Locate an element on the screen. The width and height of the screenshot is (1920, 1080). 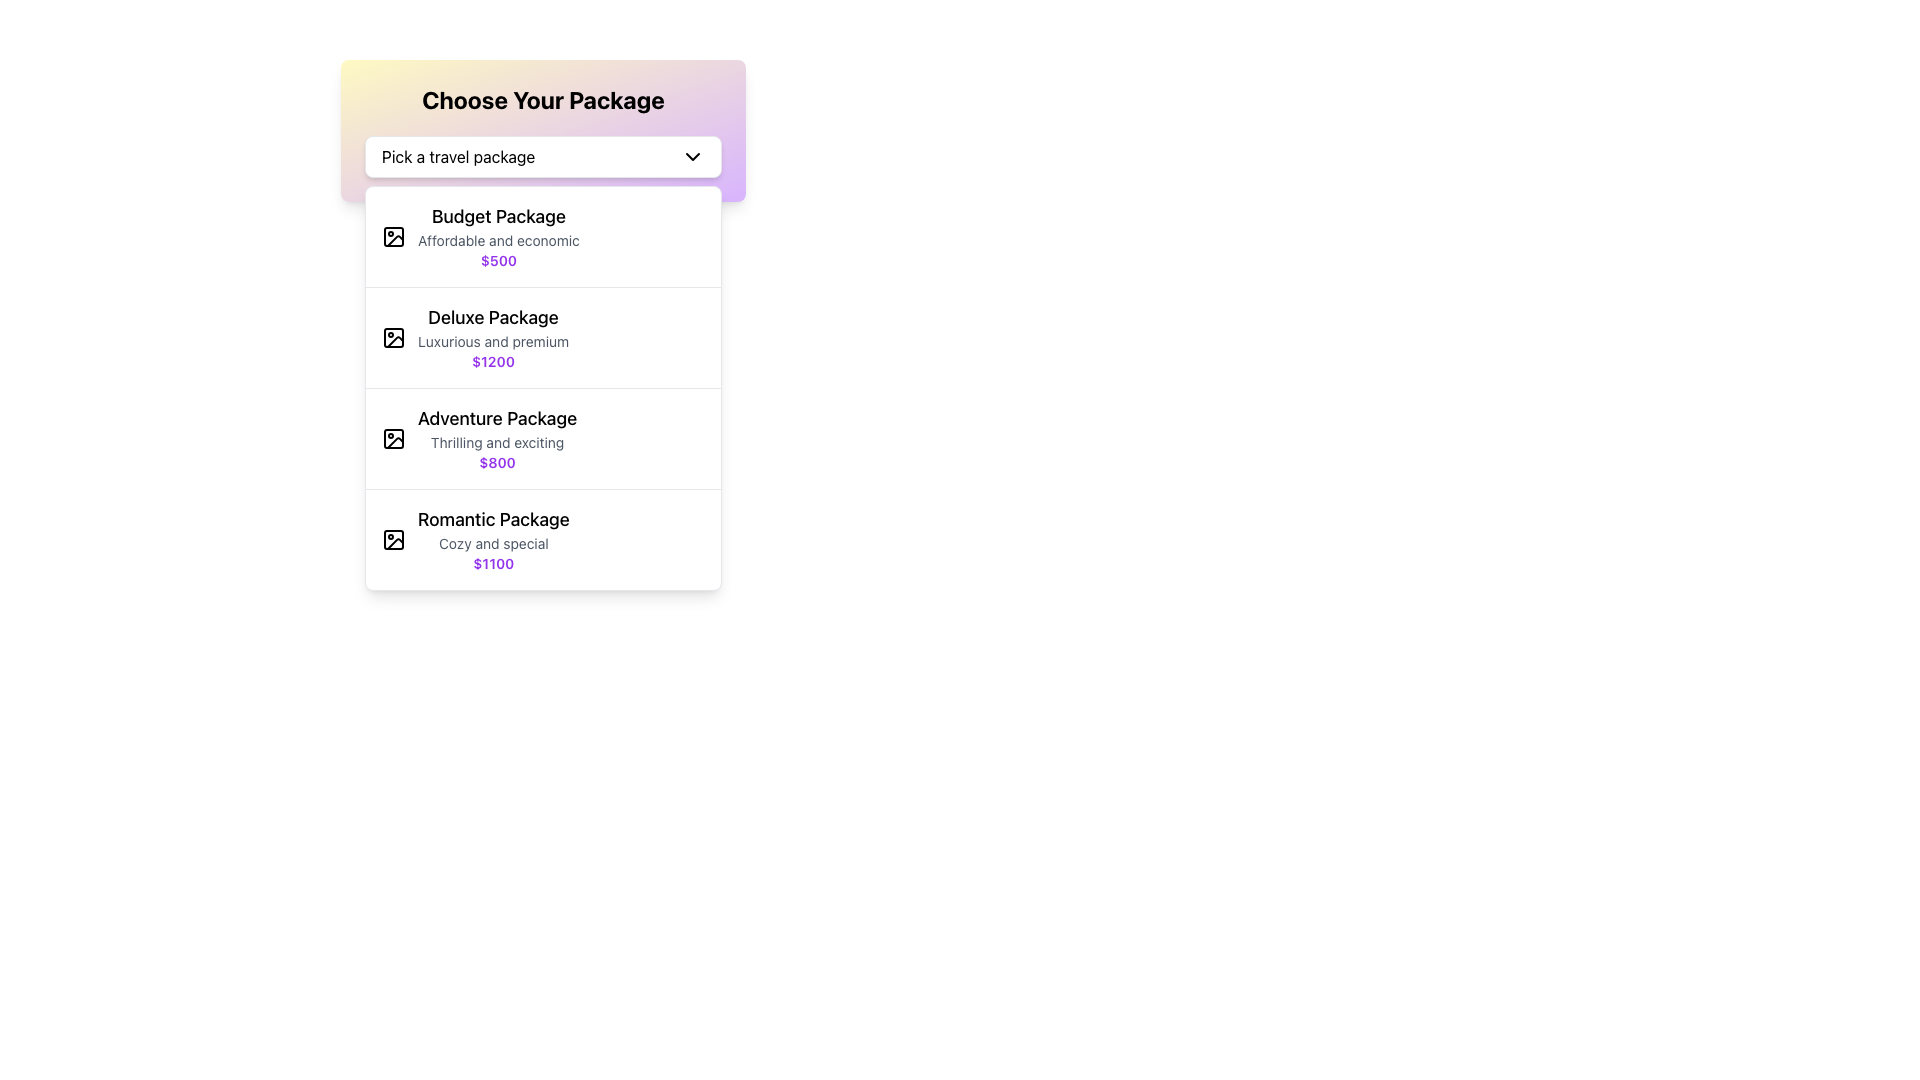
the Descriptive Text for the 'Budget Package' is located at coordinates (499, 239).